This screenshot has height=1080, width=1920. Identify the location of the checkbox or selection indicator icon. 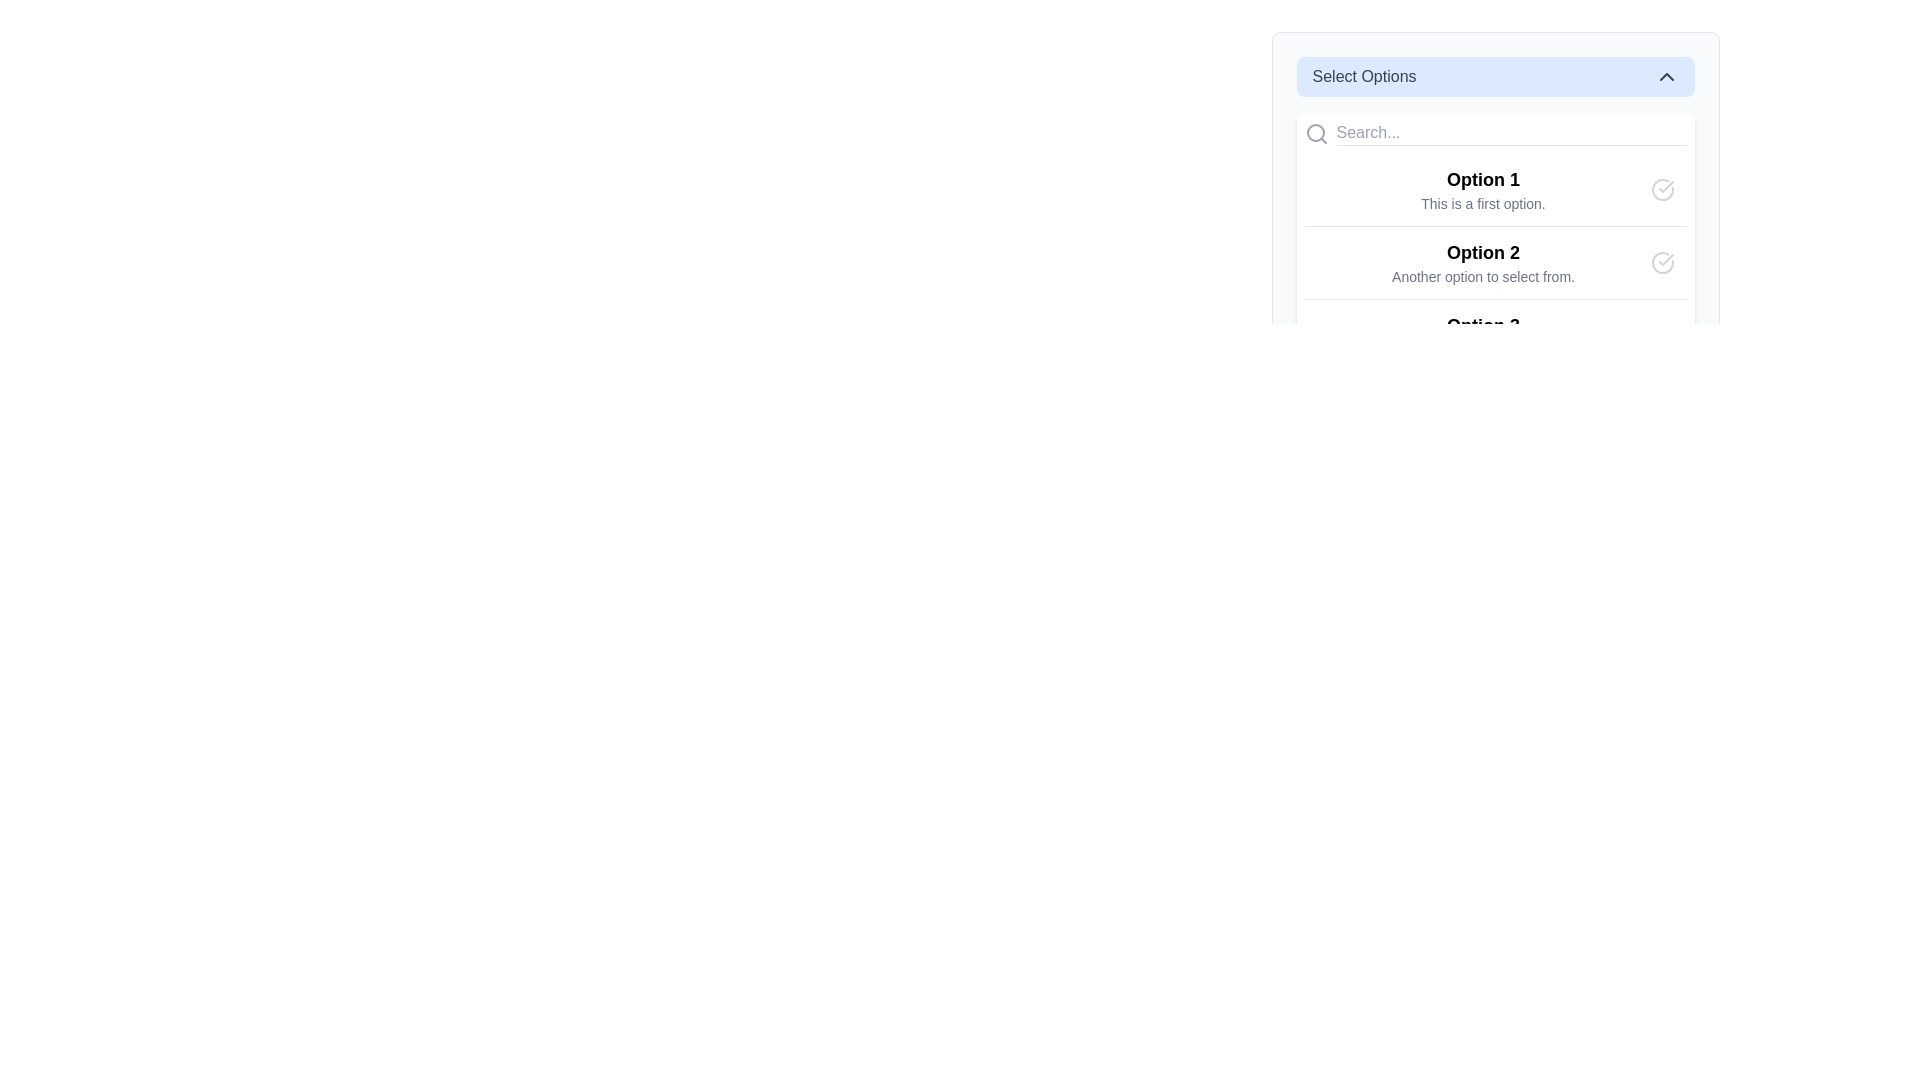
(1662, 261).